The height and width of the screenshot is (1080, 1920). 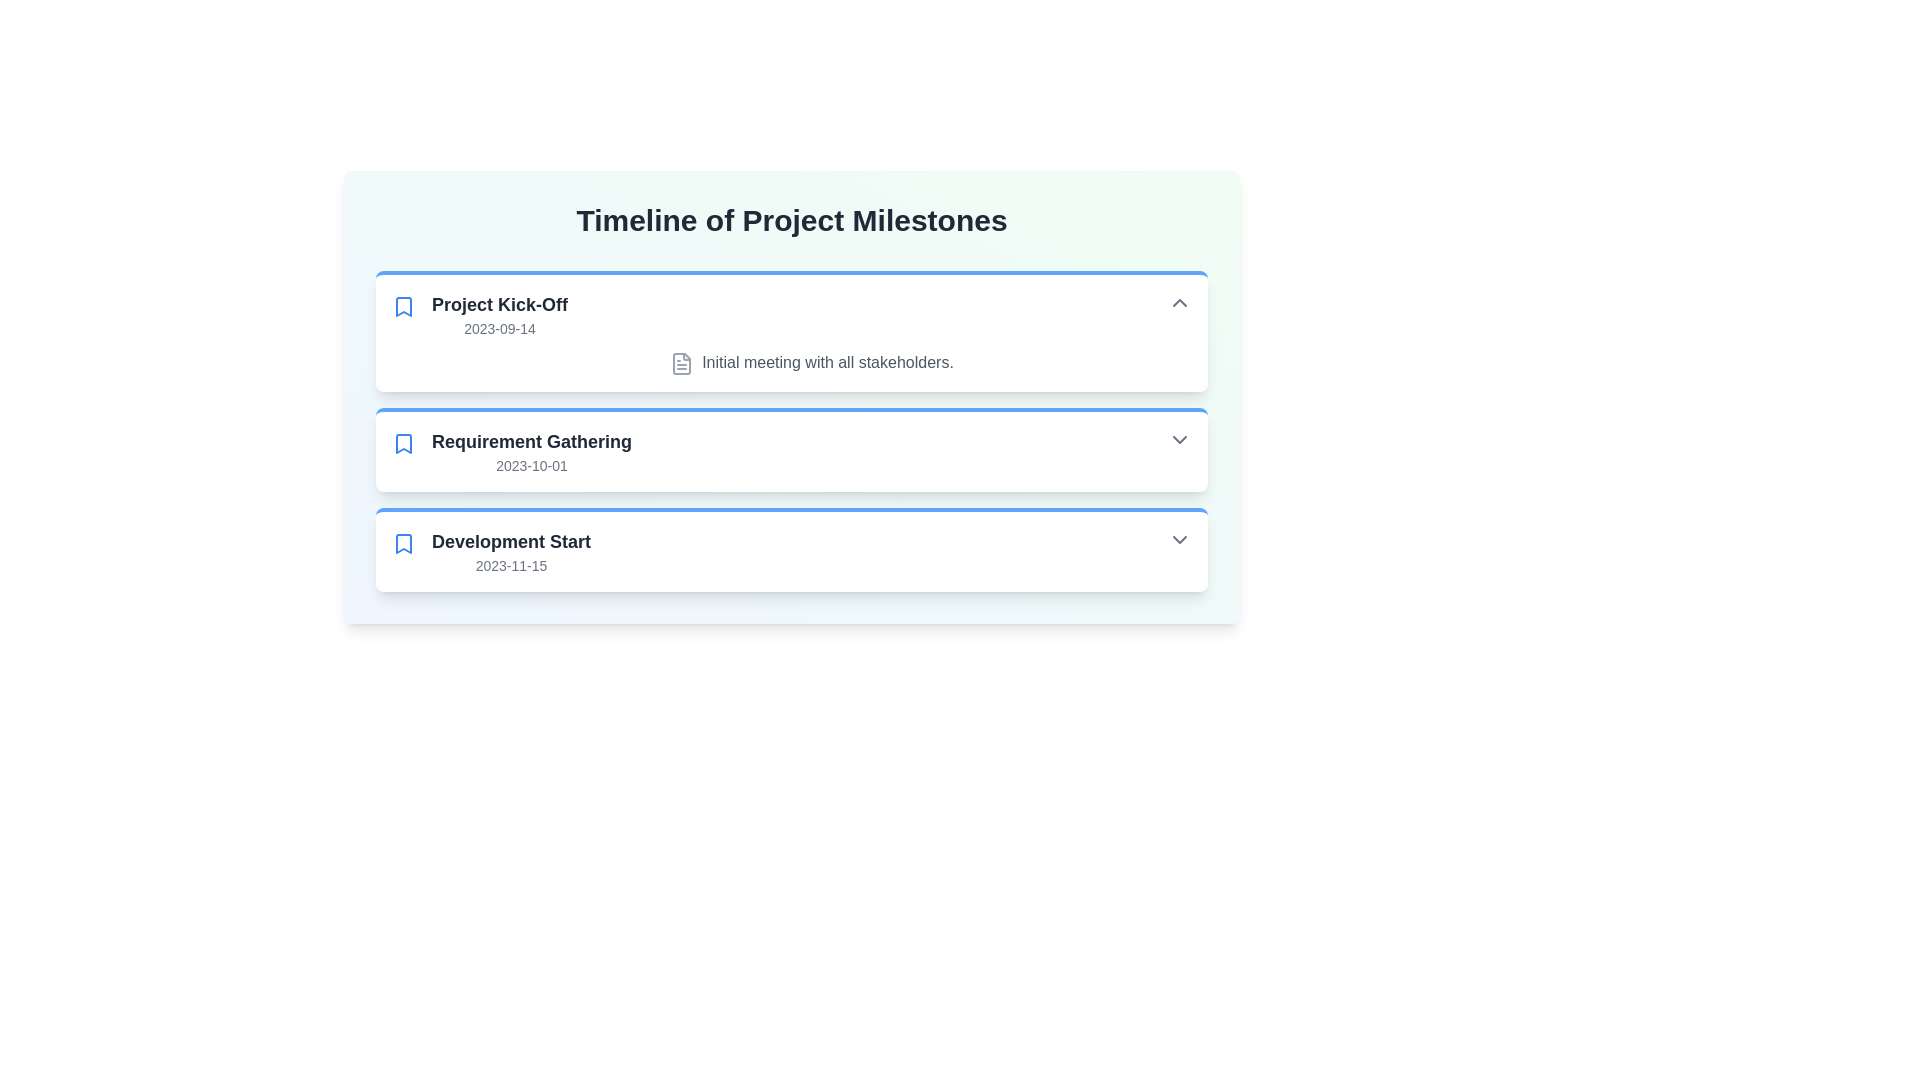 What do you see at coordinates (532, 440) in the screenshot?
I see `the text label that serves as a title for the timeline milestone entry, centrally positioned in the second card of the vertical timeline list` at bounding box center [532, 440].